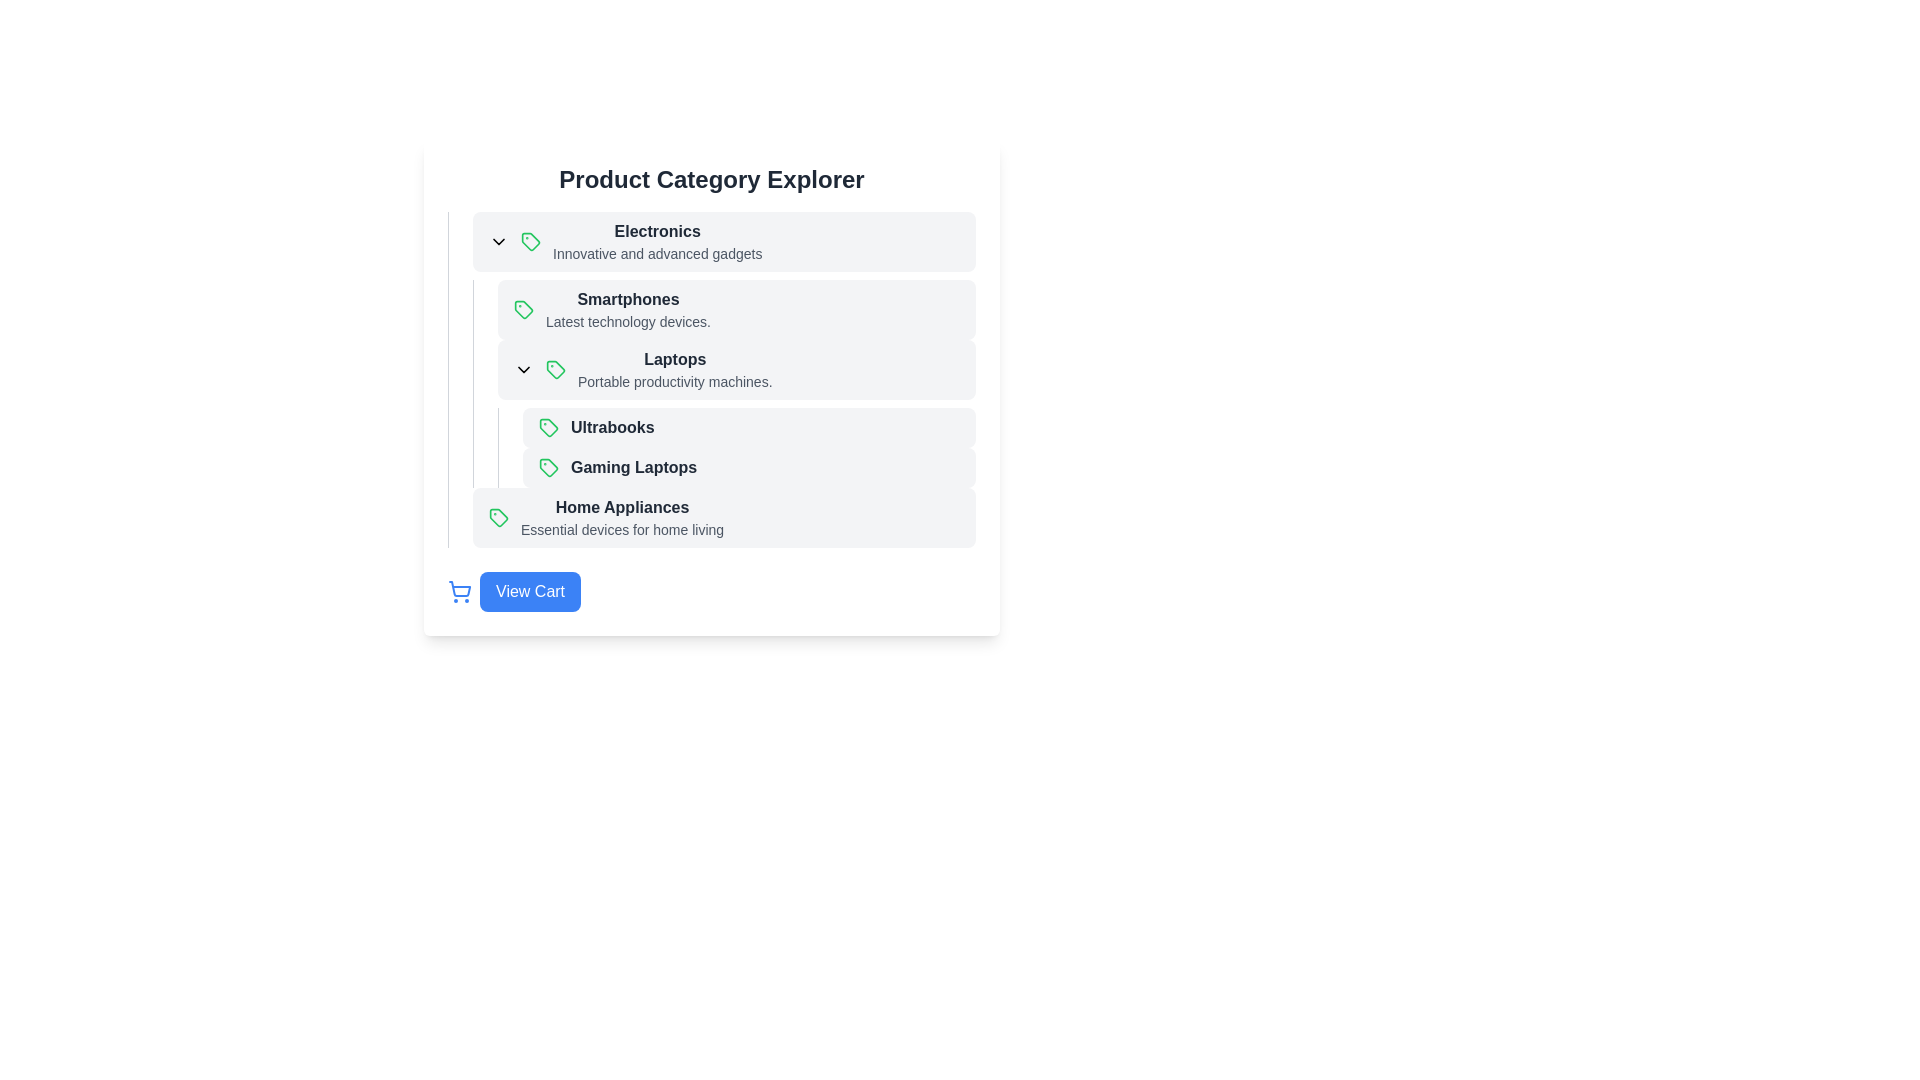  What do you see at coordinates (627, 320) in the screenshot?
I see `the text label displaying 'Latest technology devices.' which is styled in grey and positioned below the 'Smartphones' text` at bounding box center [627, 320].